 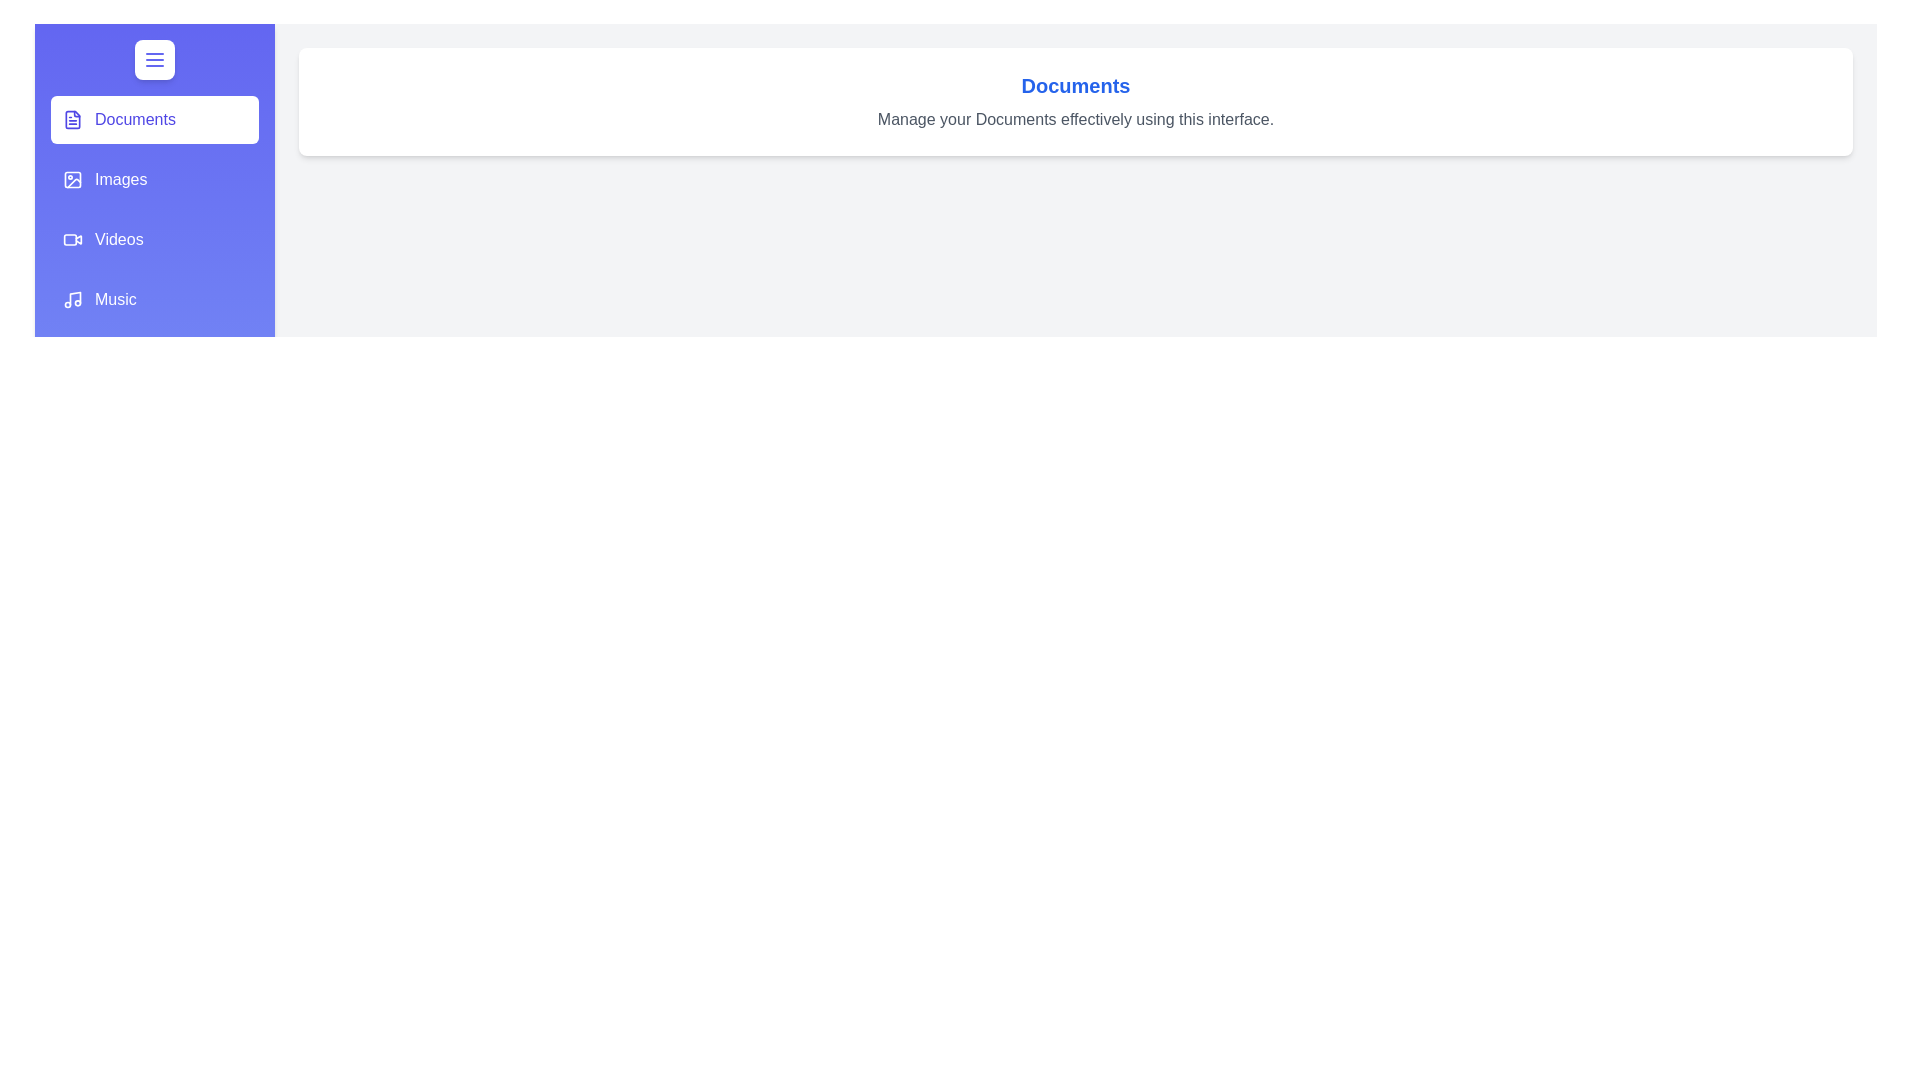 What do you see at coordinates (153, 59) in the screenshot?
I see `the menu button to toggle the drawer visibility` at bounding box center [153, 59].